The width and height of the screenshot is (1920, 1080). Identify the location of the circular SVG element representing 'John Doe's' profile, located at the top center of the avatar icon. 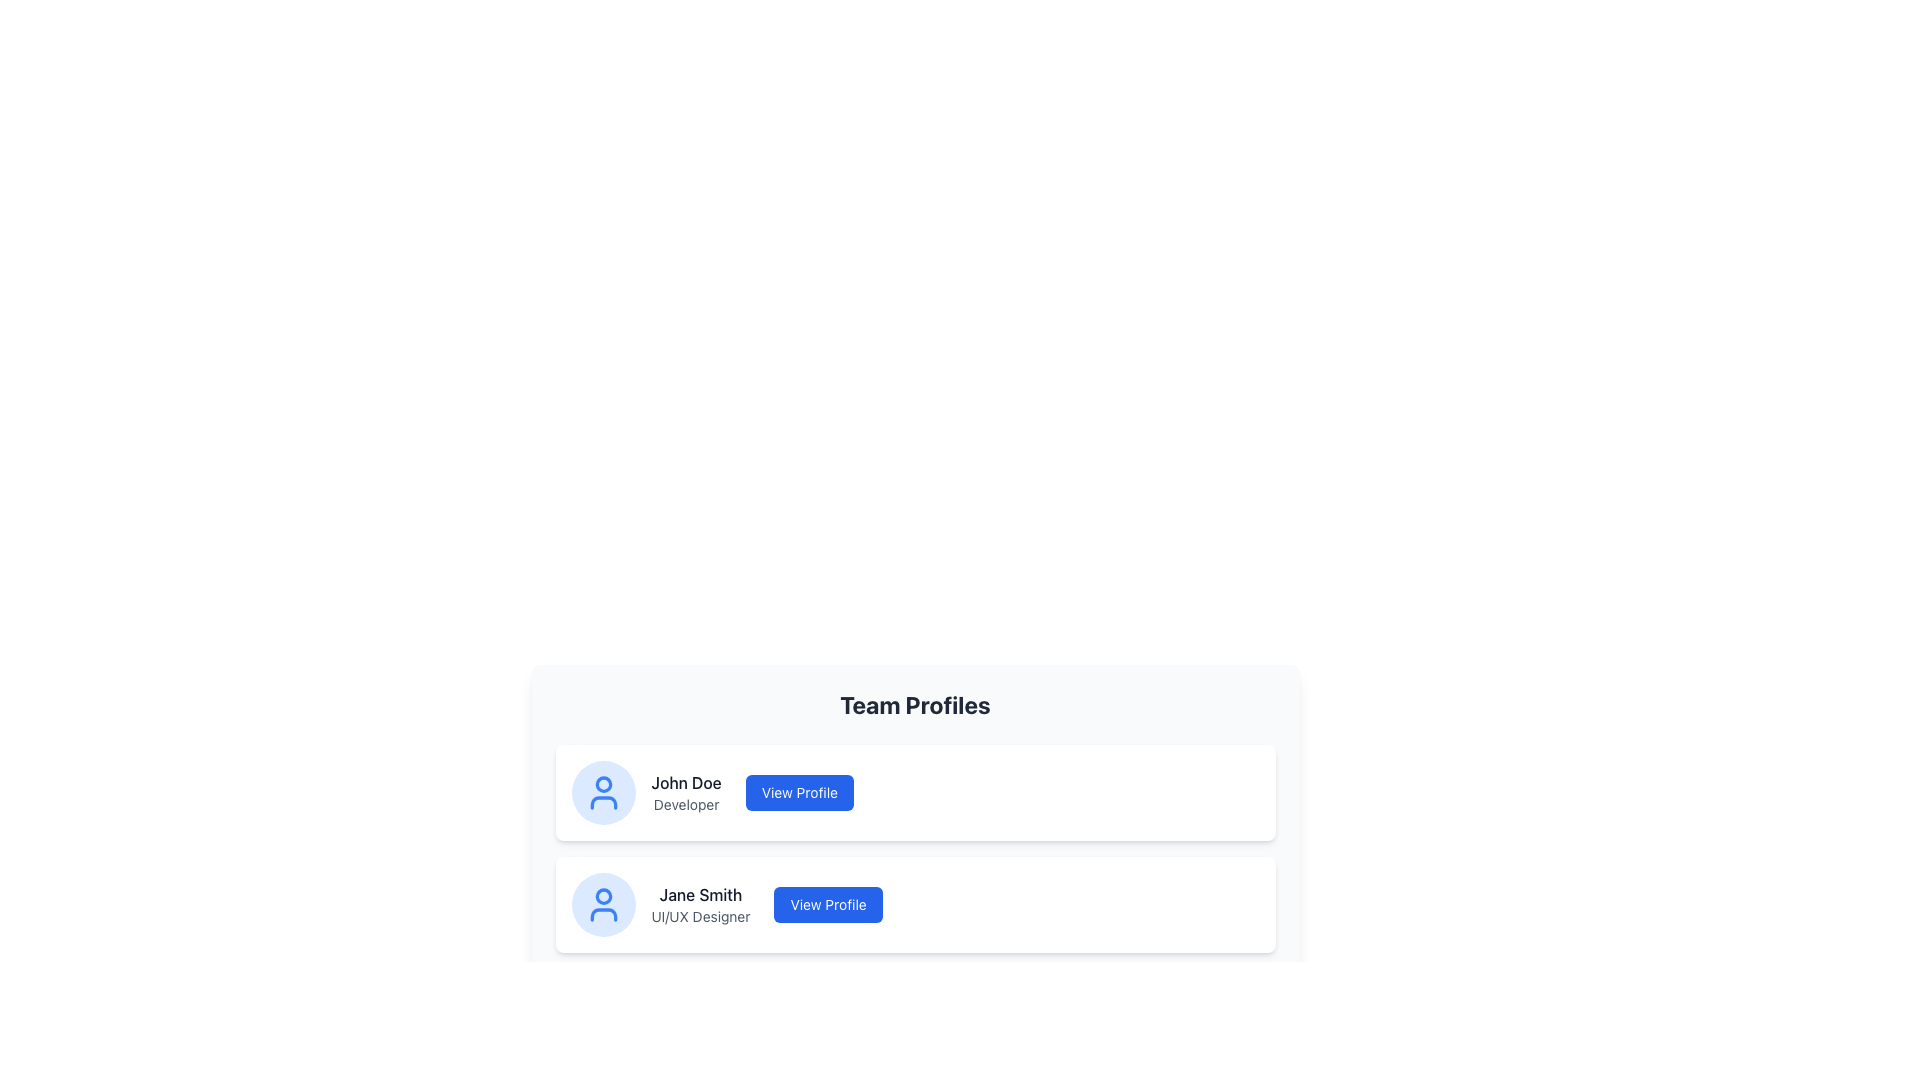
(602, 783).